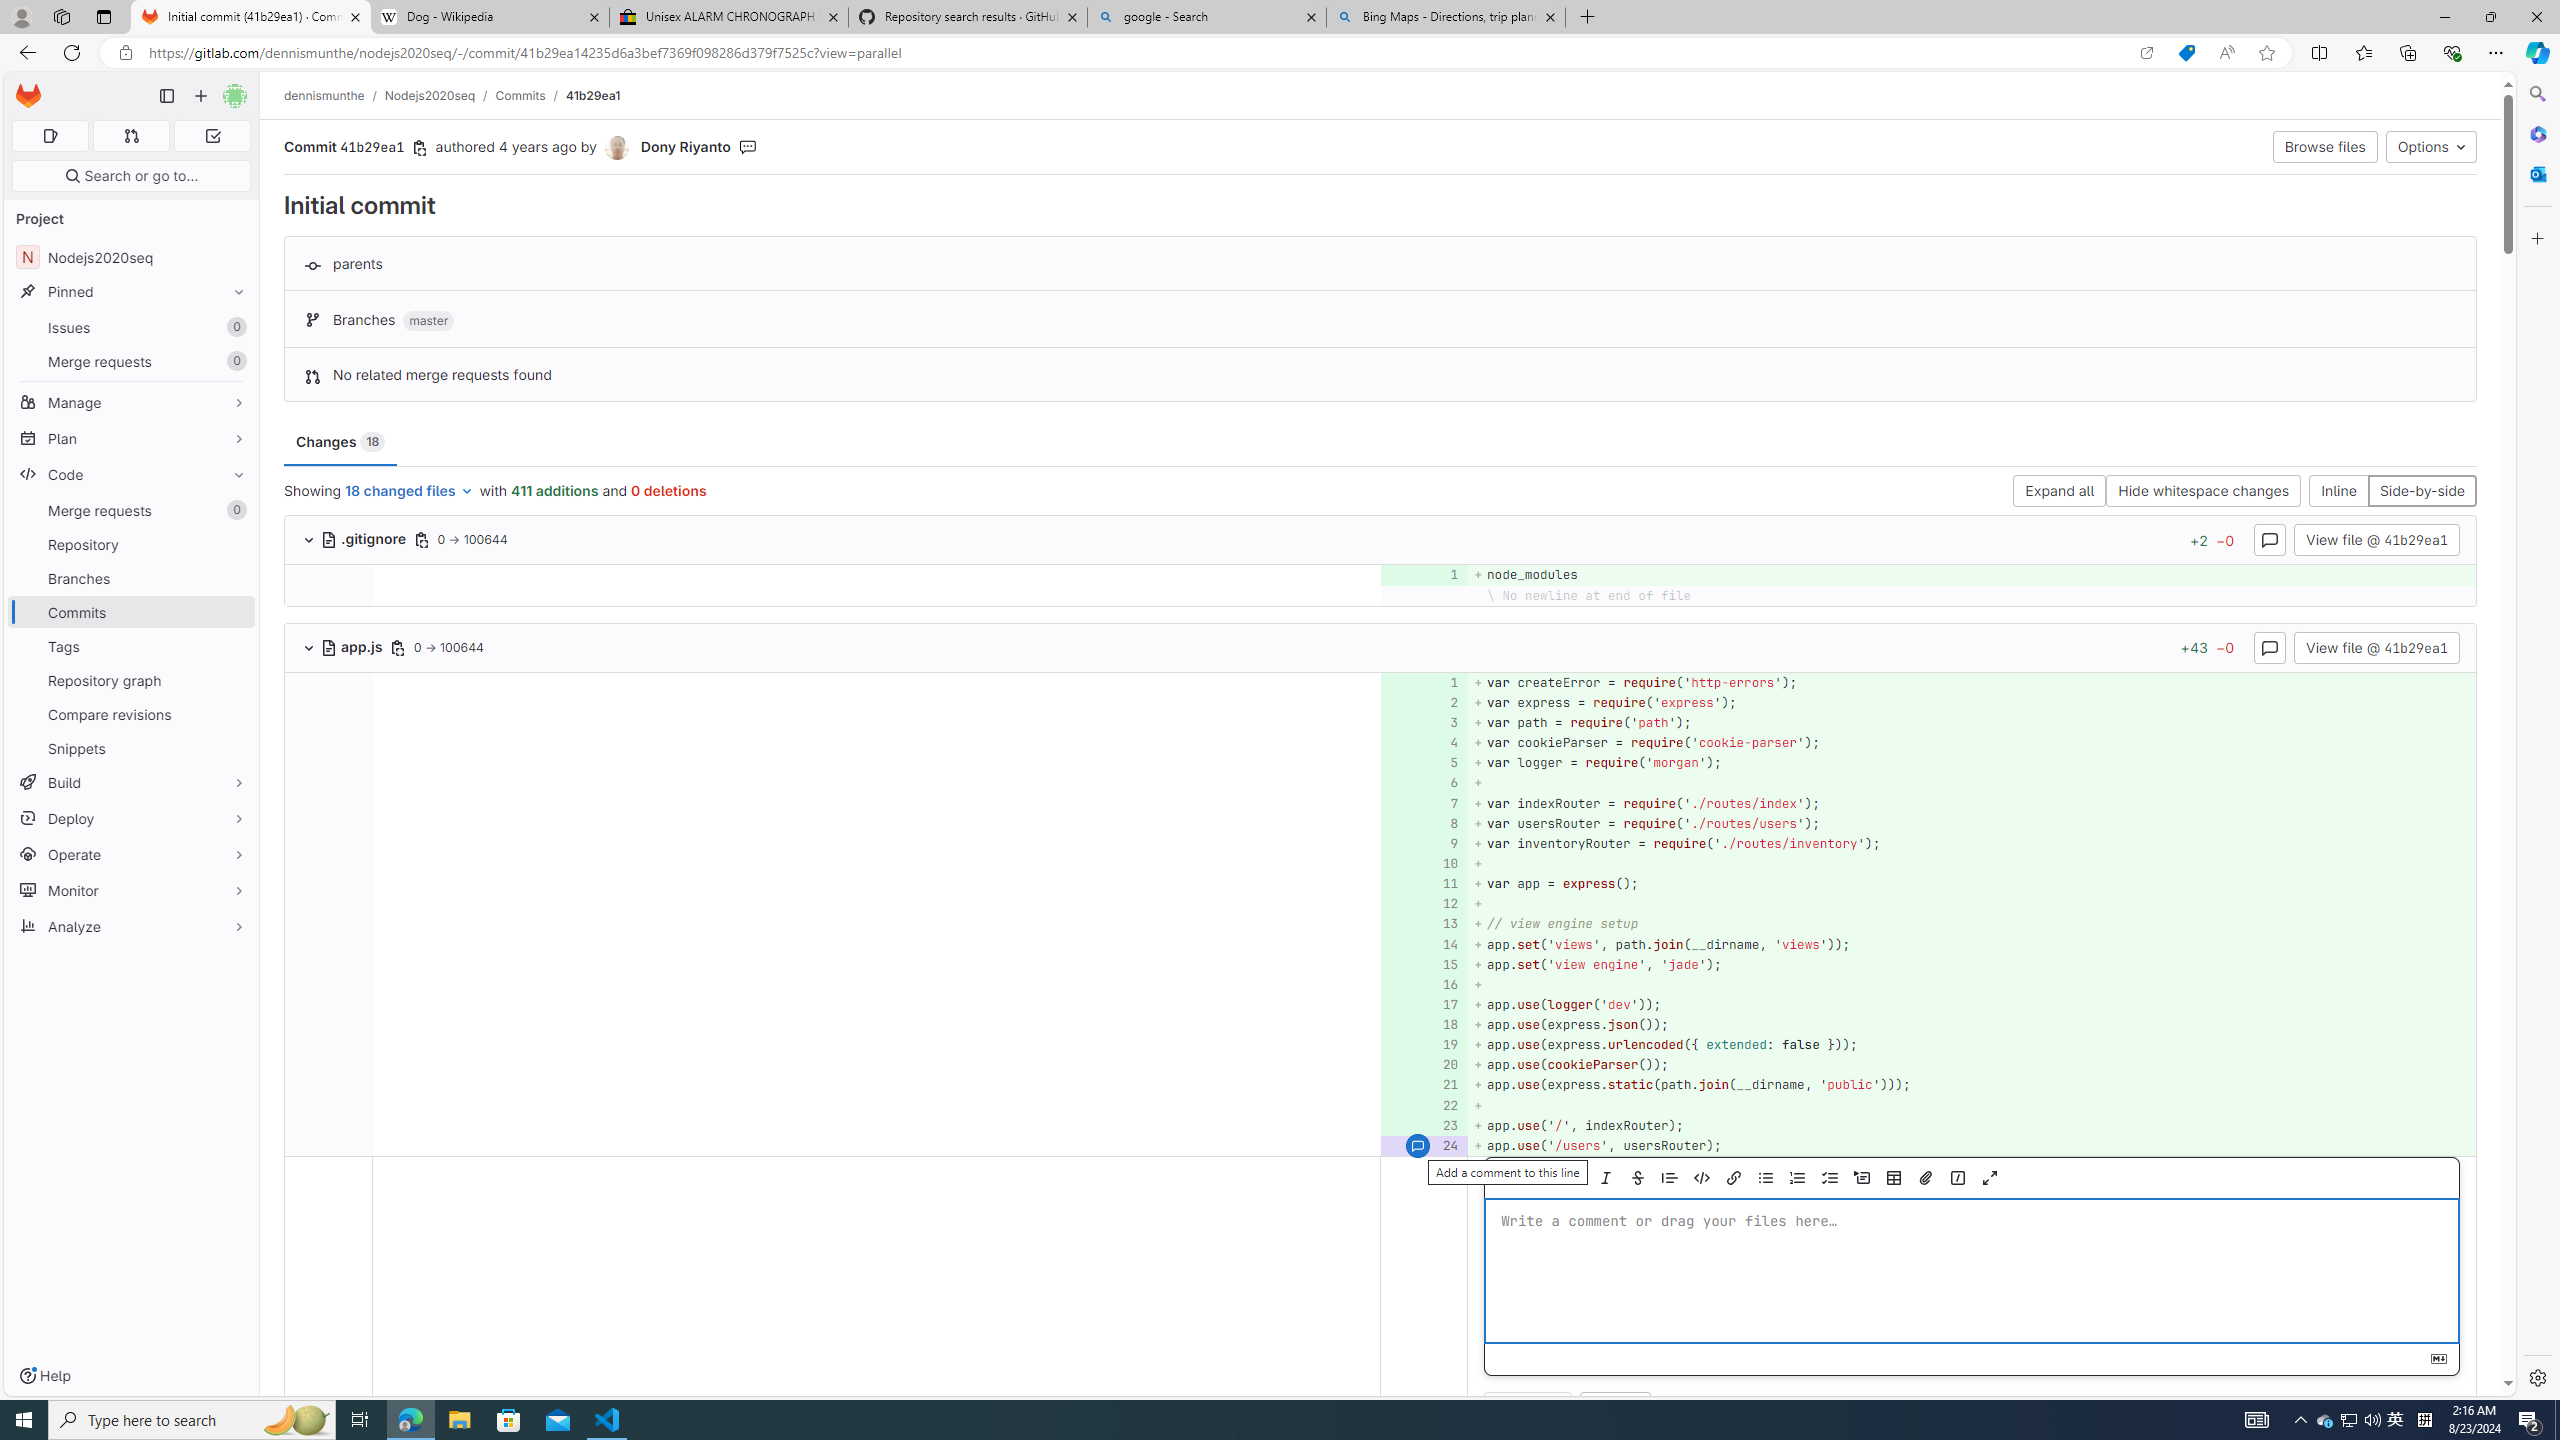 This screenshot has height=1440, width=2560. What do you see at coordinates (1423, 1125) in the screenshot?
I see `'Add a comment to this line 23'` at bounding box center [1423, 1125].